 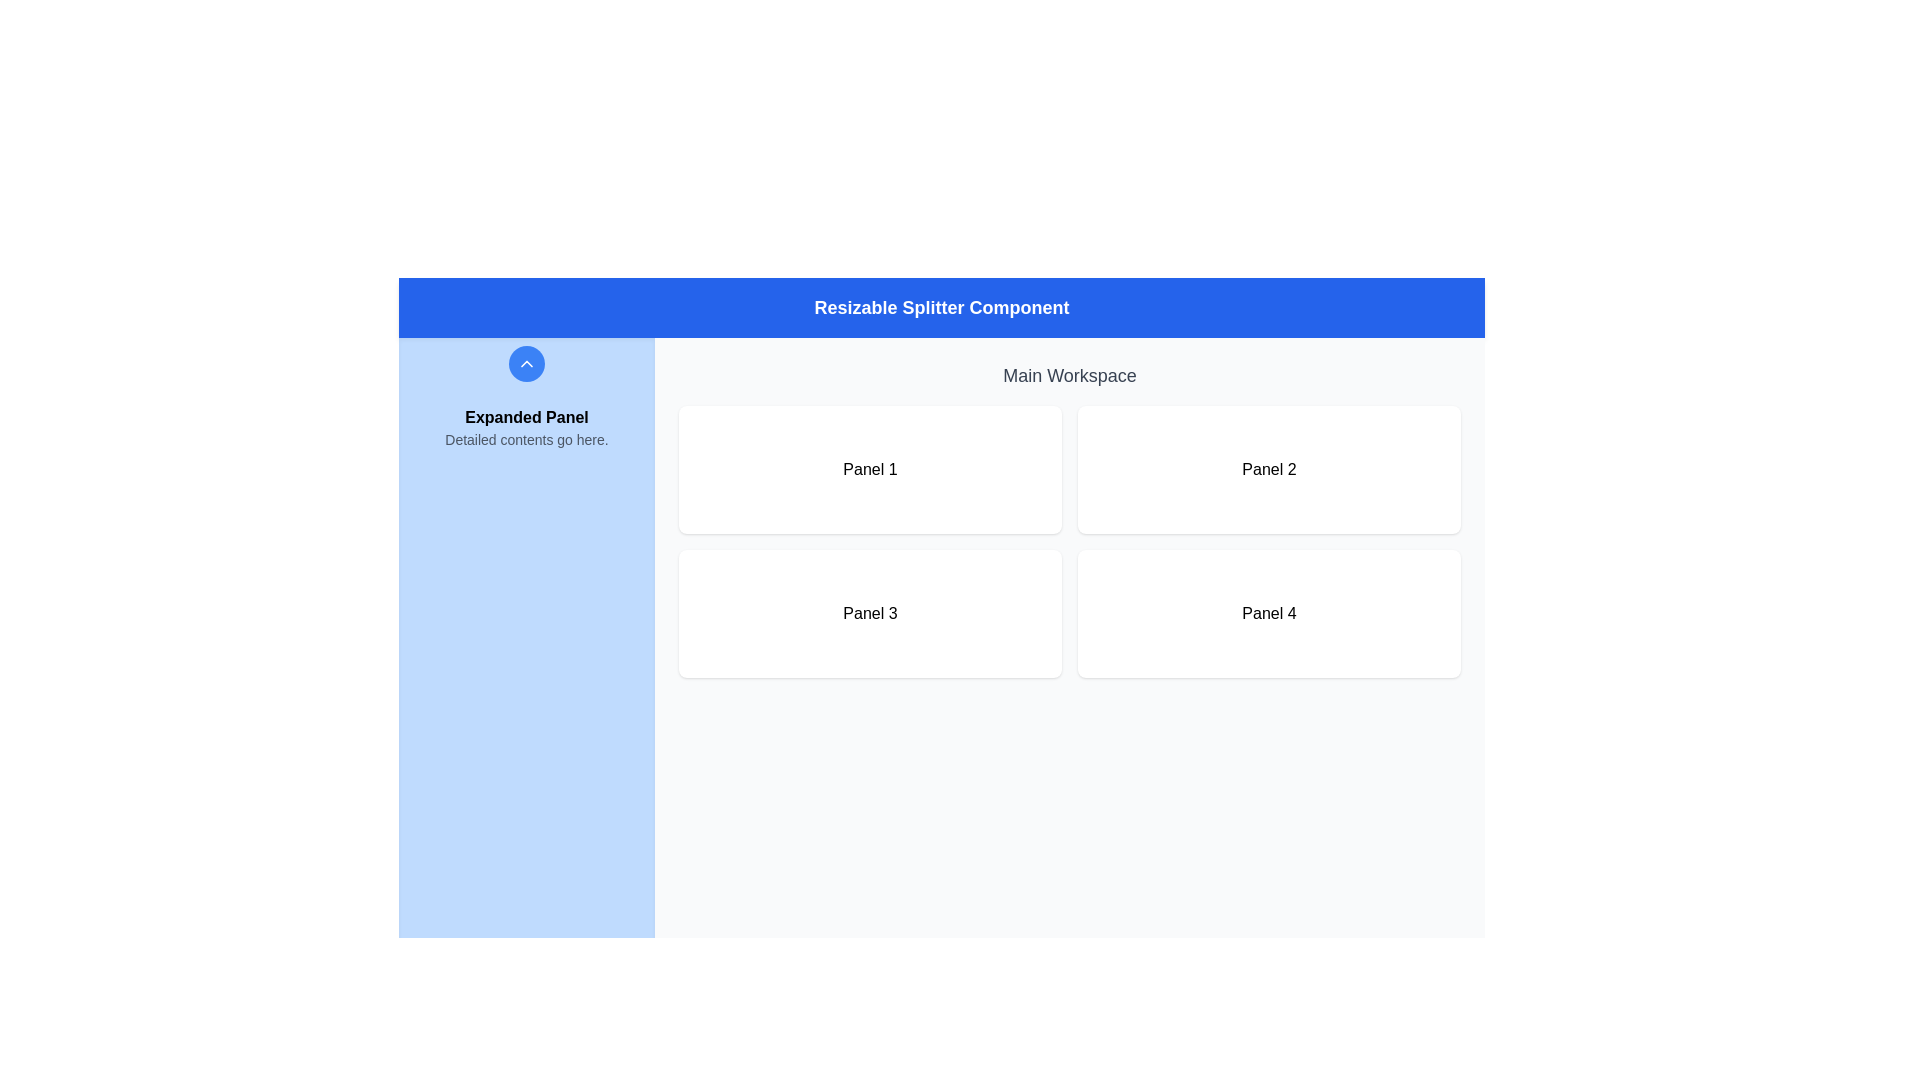 What do you see at coordinates (870, 612) in the screenshot?
I see `the rectangular panel with a white background and centered text reading 'Panel 3'` at bounding box center [870, 612].